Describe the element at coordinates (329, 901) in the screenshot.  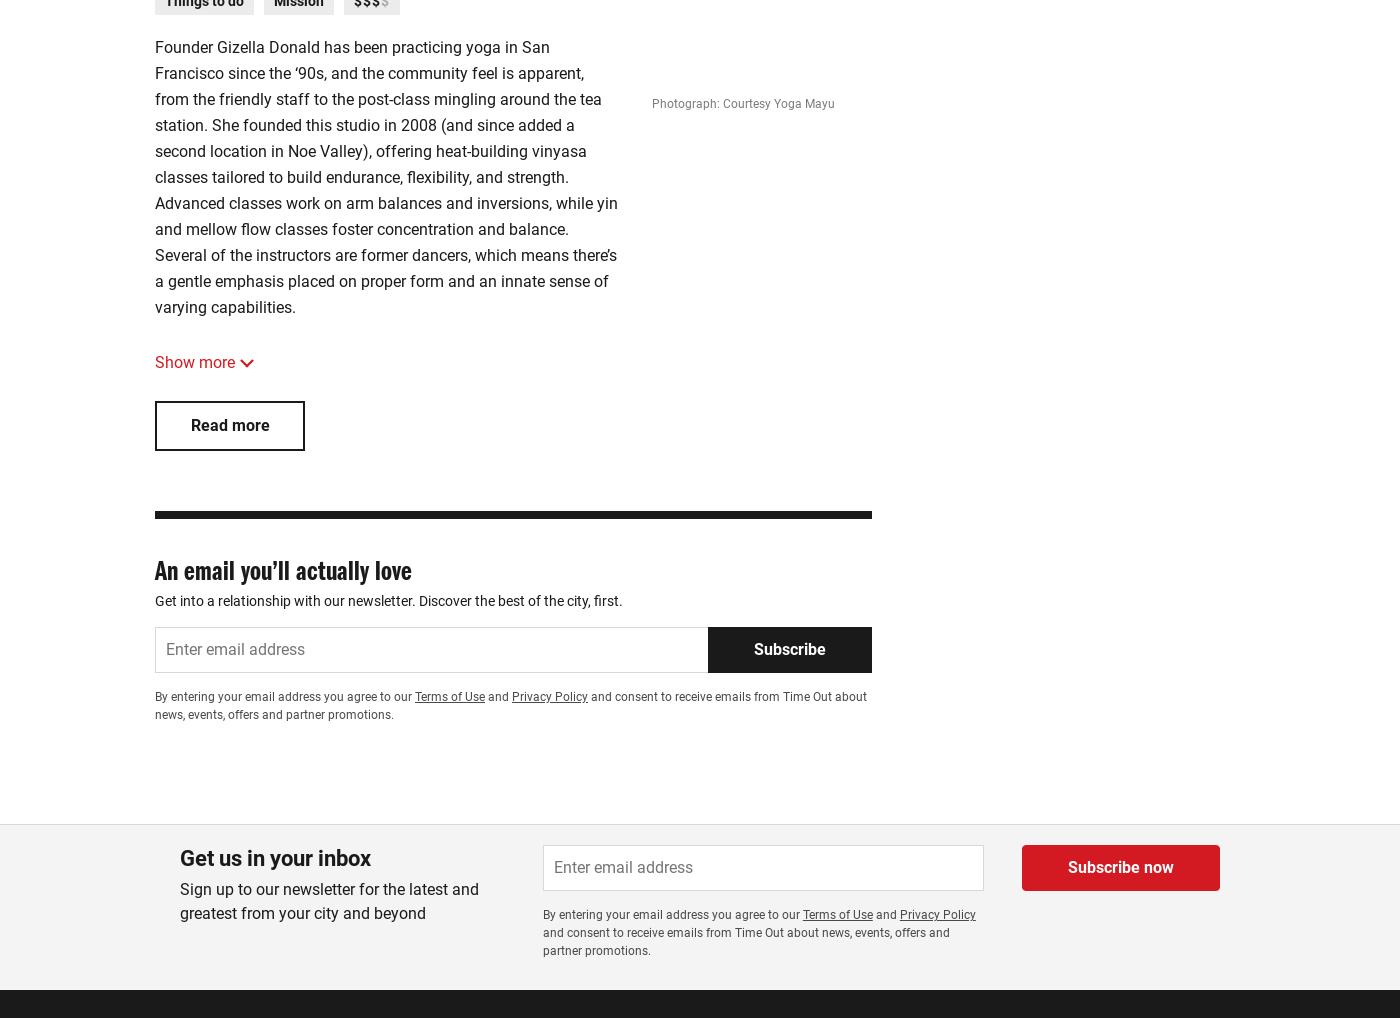
I see `'Sign up to our newsletter for the latest and greatest from your city and beyond'` at that location.